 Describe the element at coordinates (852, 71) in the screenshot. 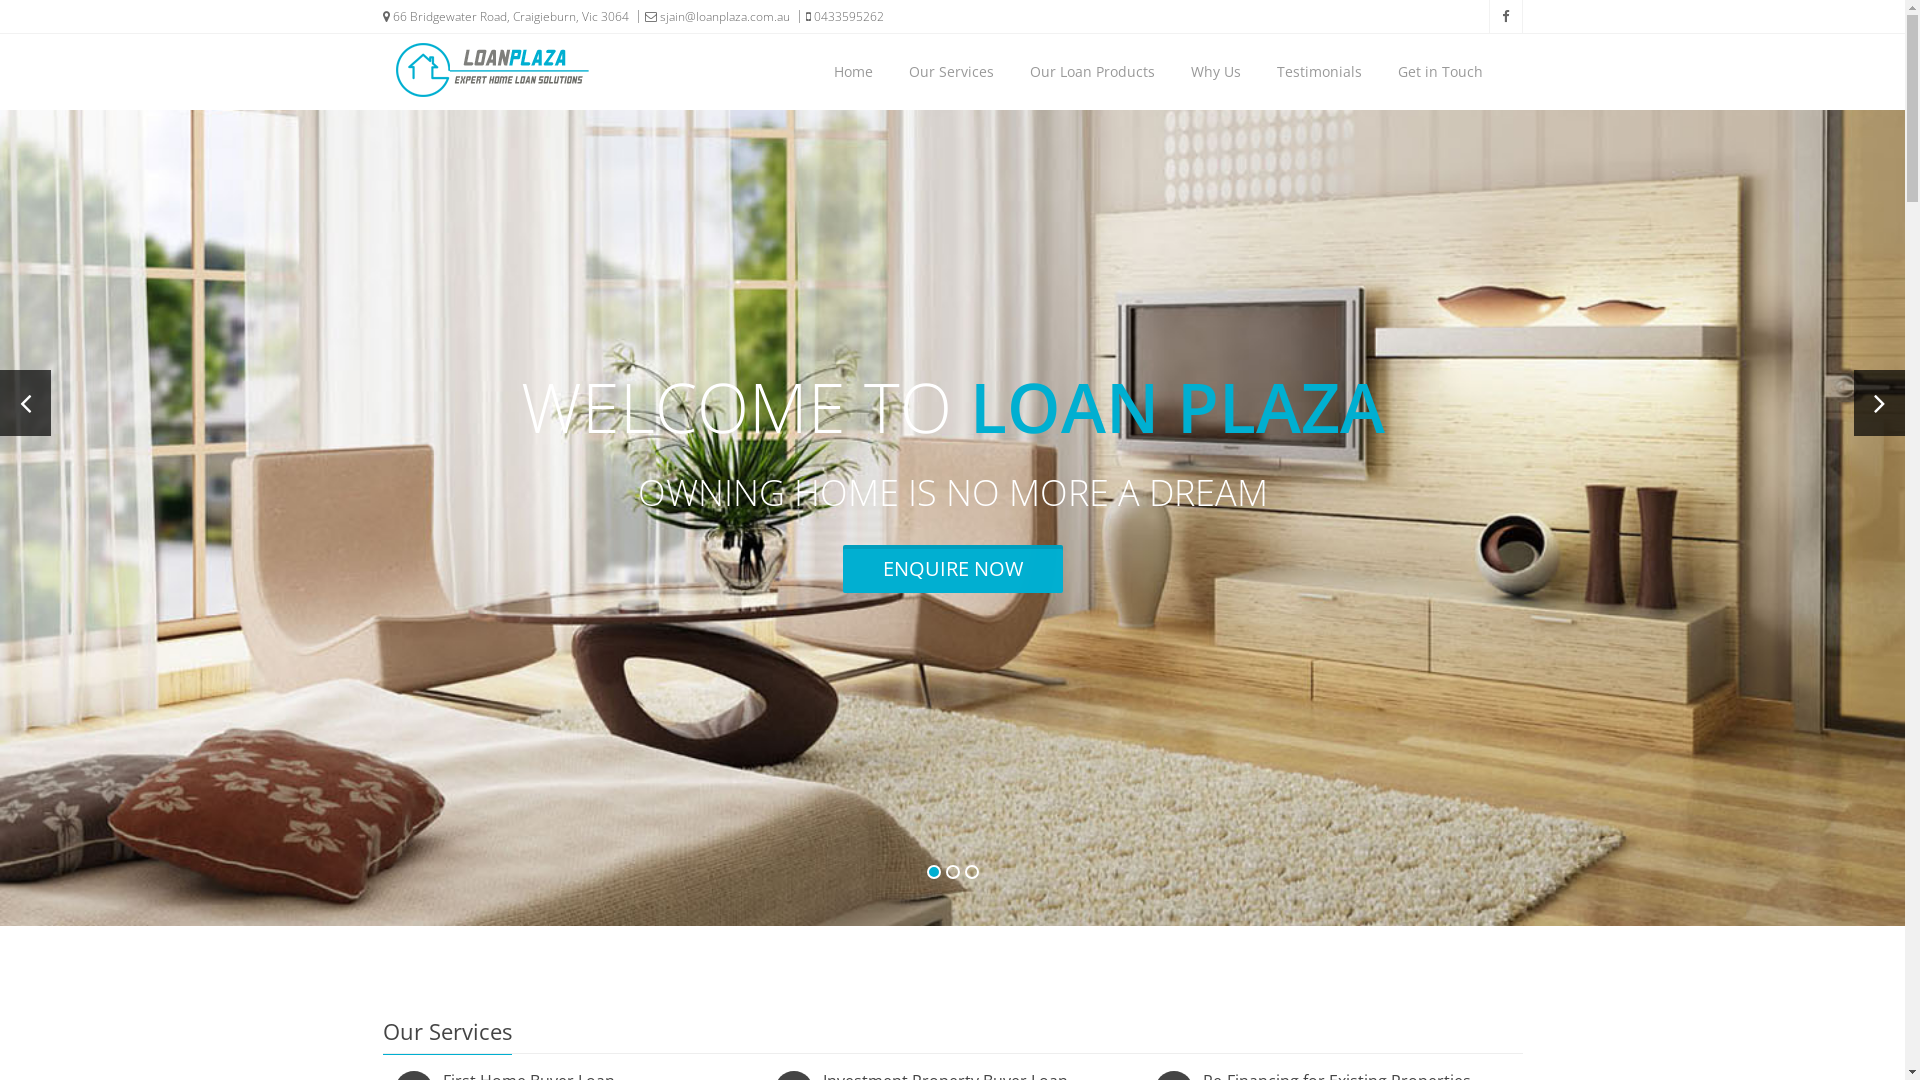

I see `'Home'` at that location.